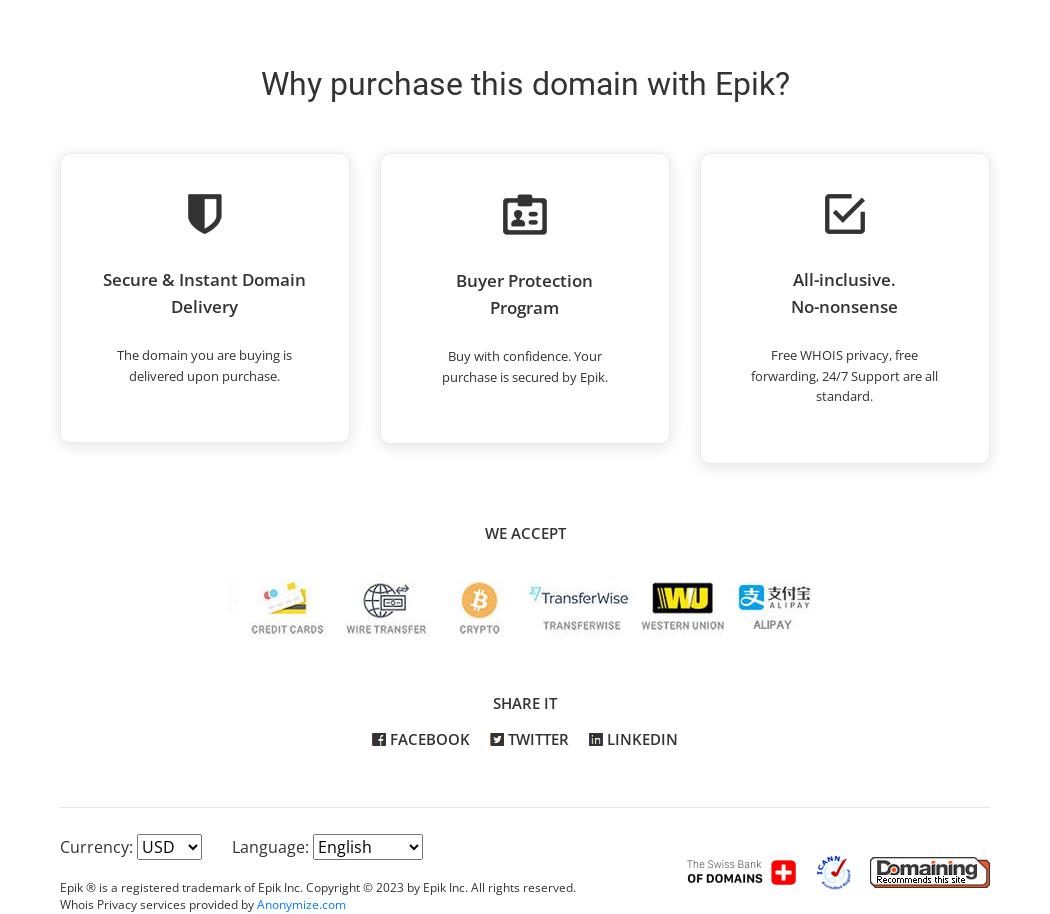  I want to click on 'Why purchase this domain with Epik?', so click(523, 82).